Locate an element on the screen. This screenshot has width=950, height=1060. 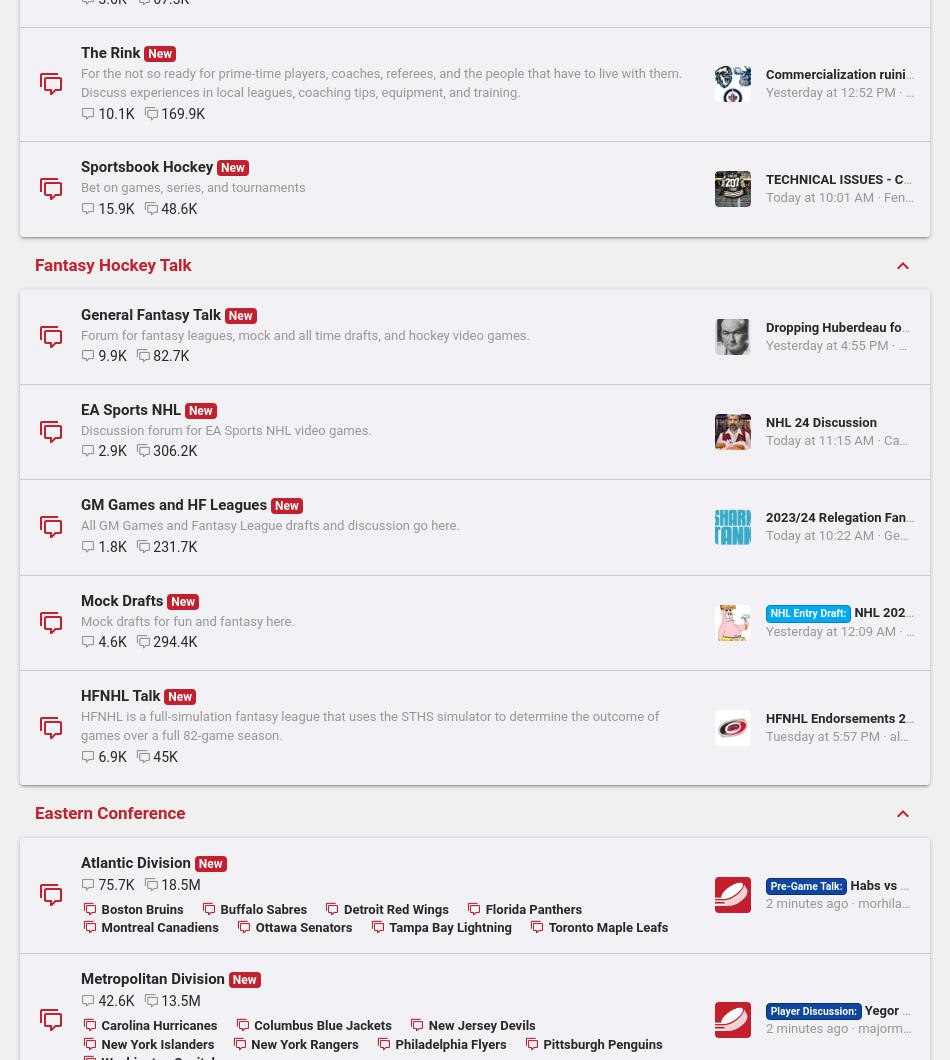
'1.4K' is located at coordinates (112, 59).